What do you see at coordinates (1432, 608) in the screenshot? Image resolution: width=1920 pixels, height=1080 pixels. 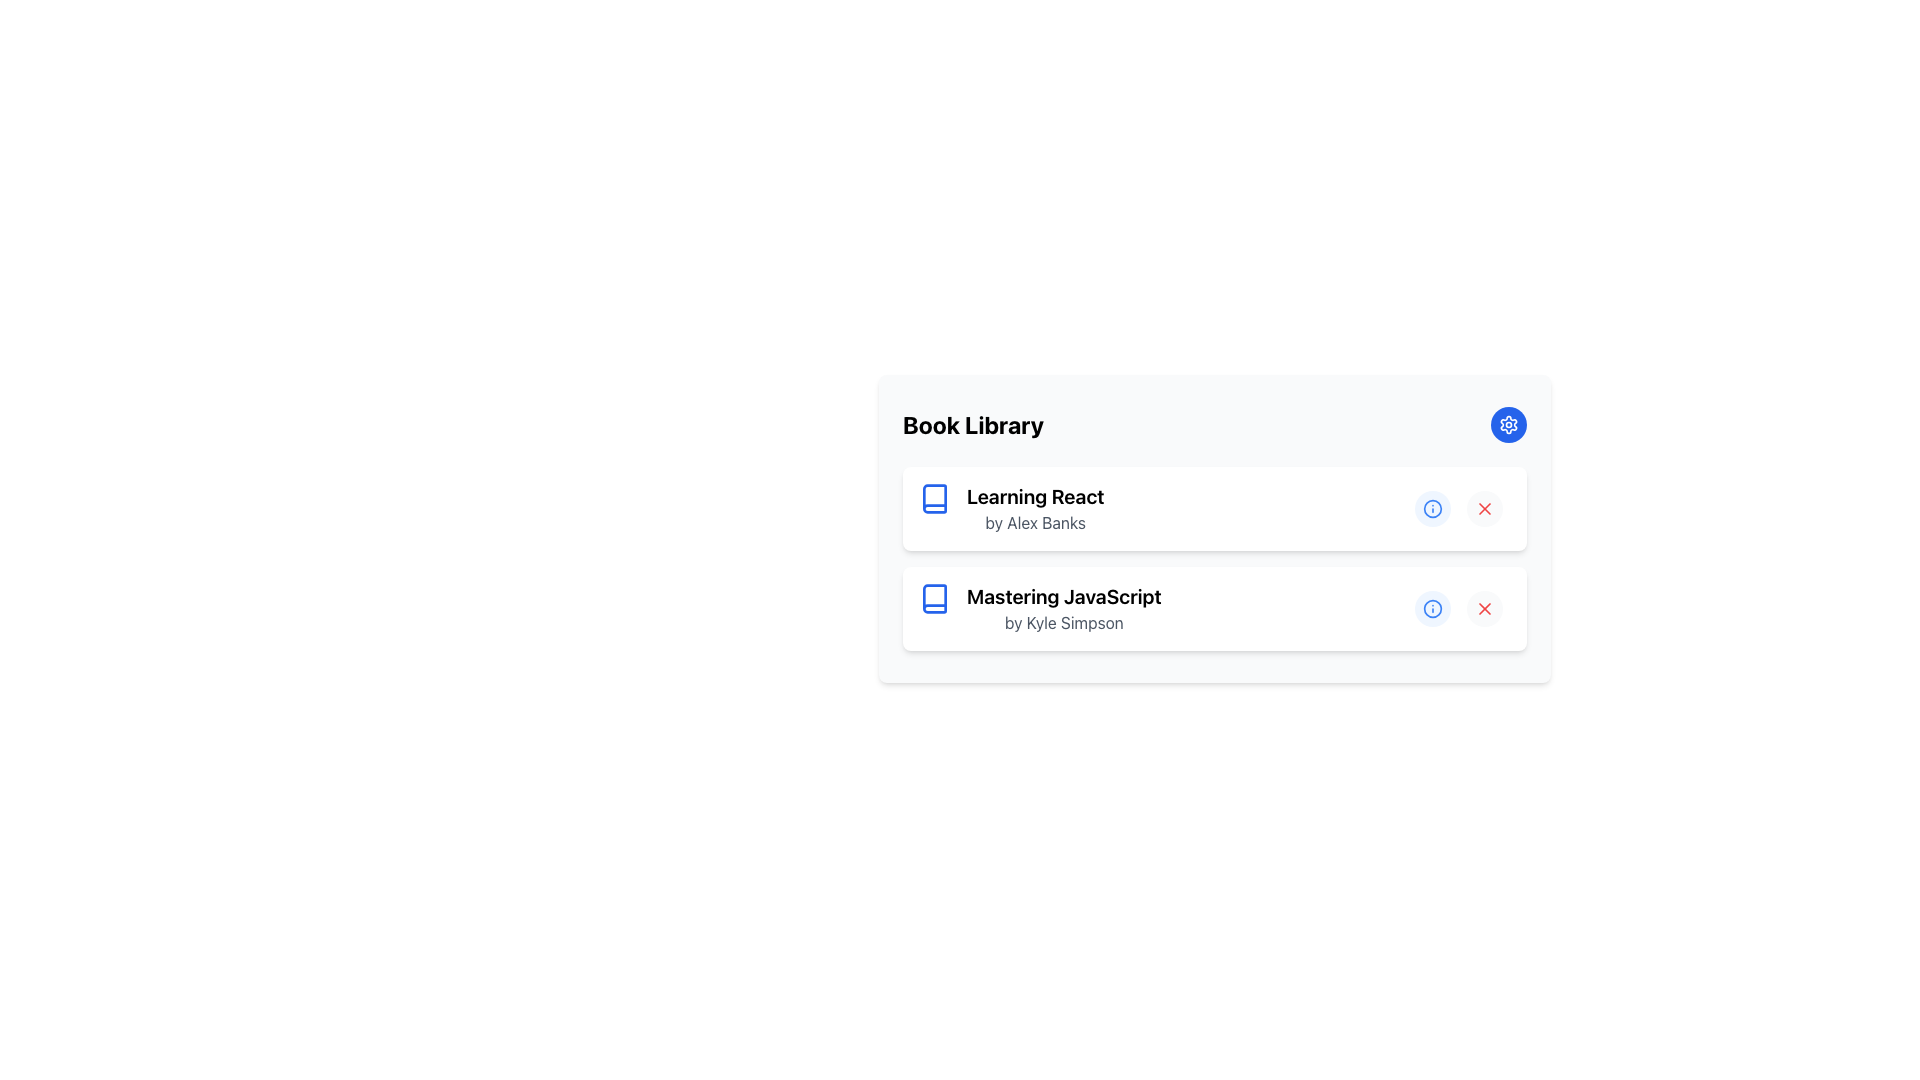 I see `the circular element with a blue outline that represents the 'info' icon located near the 'Learning React' entry` at bounding box center [1432, 608].